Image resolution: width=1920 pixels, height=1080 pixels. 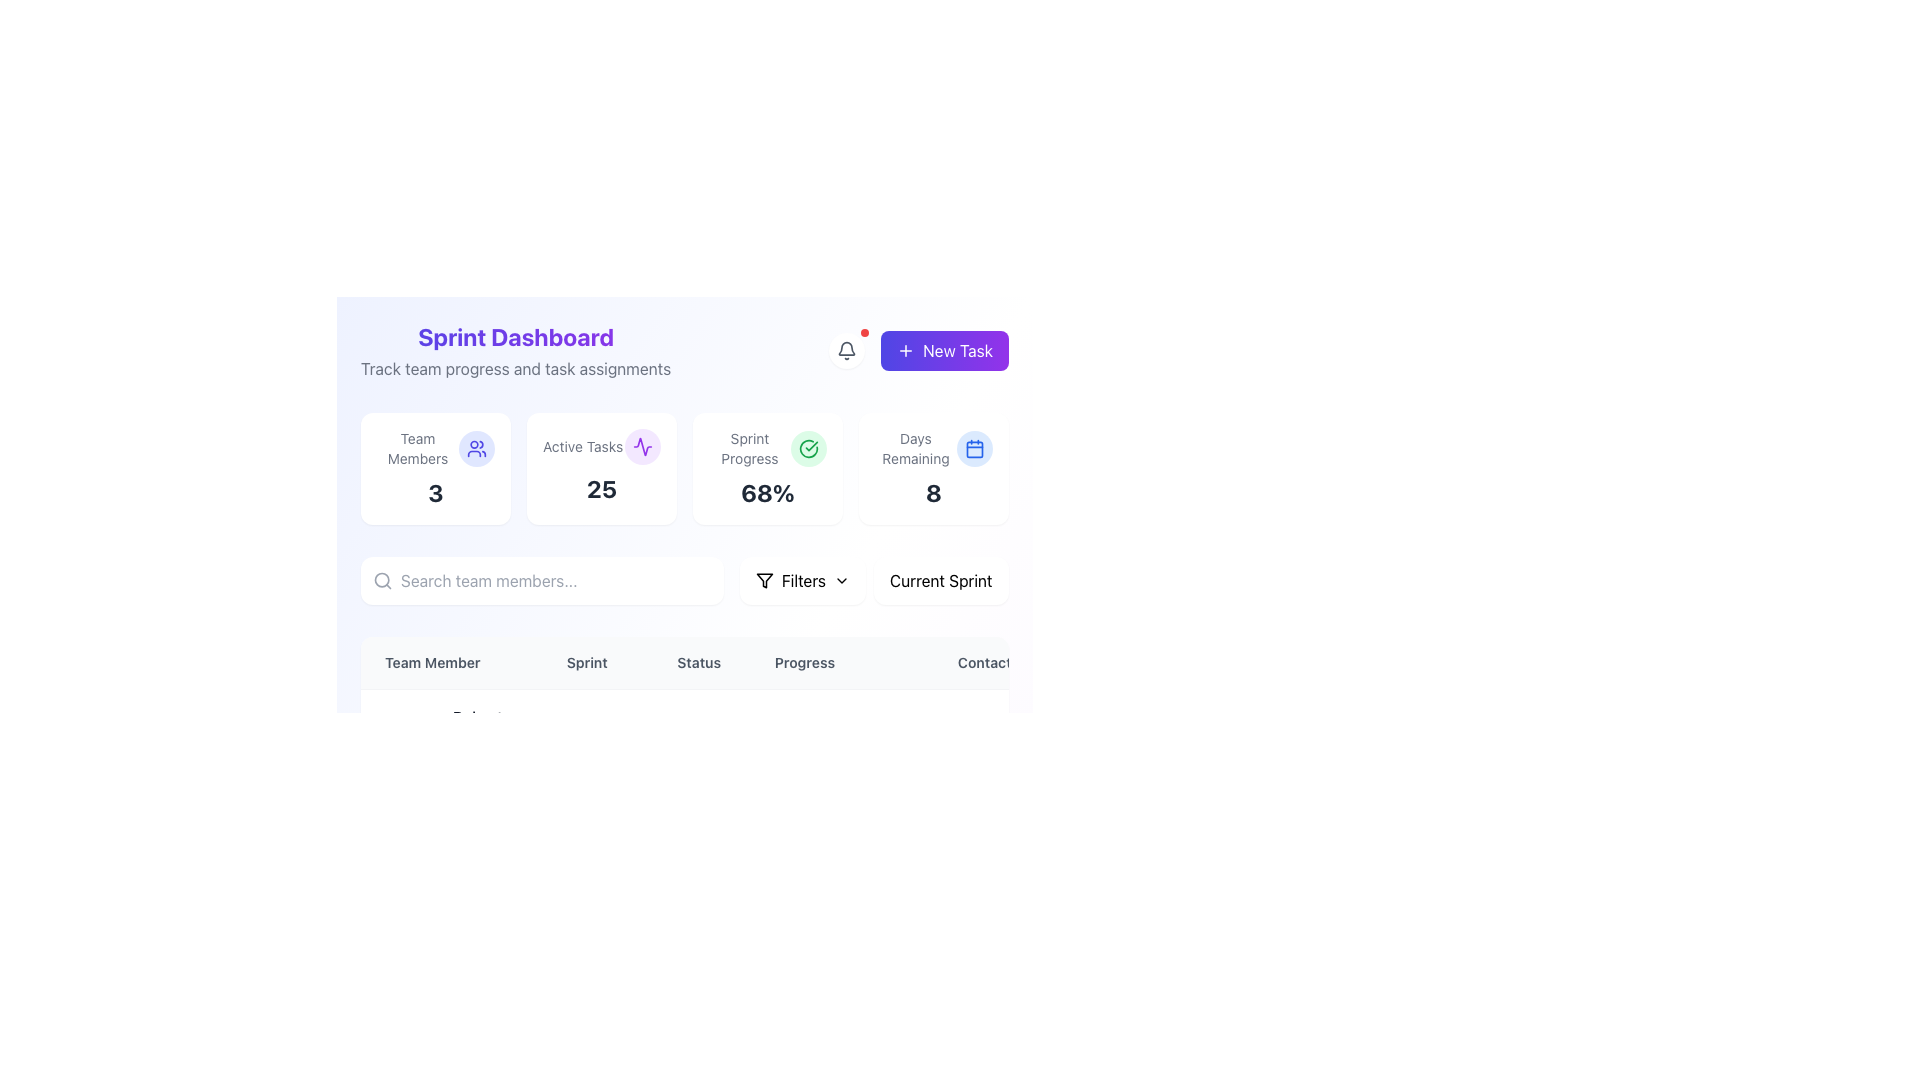 I want to click on the status conveyed by the small circular green status indicator located at the bottom right of the larger circular component with the text 'R', so click(x=421, y=766).